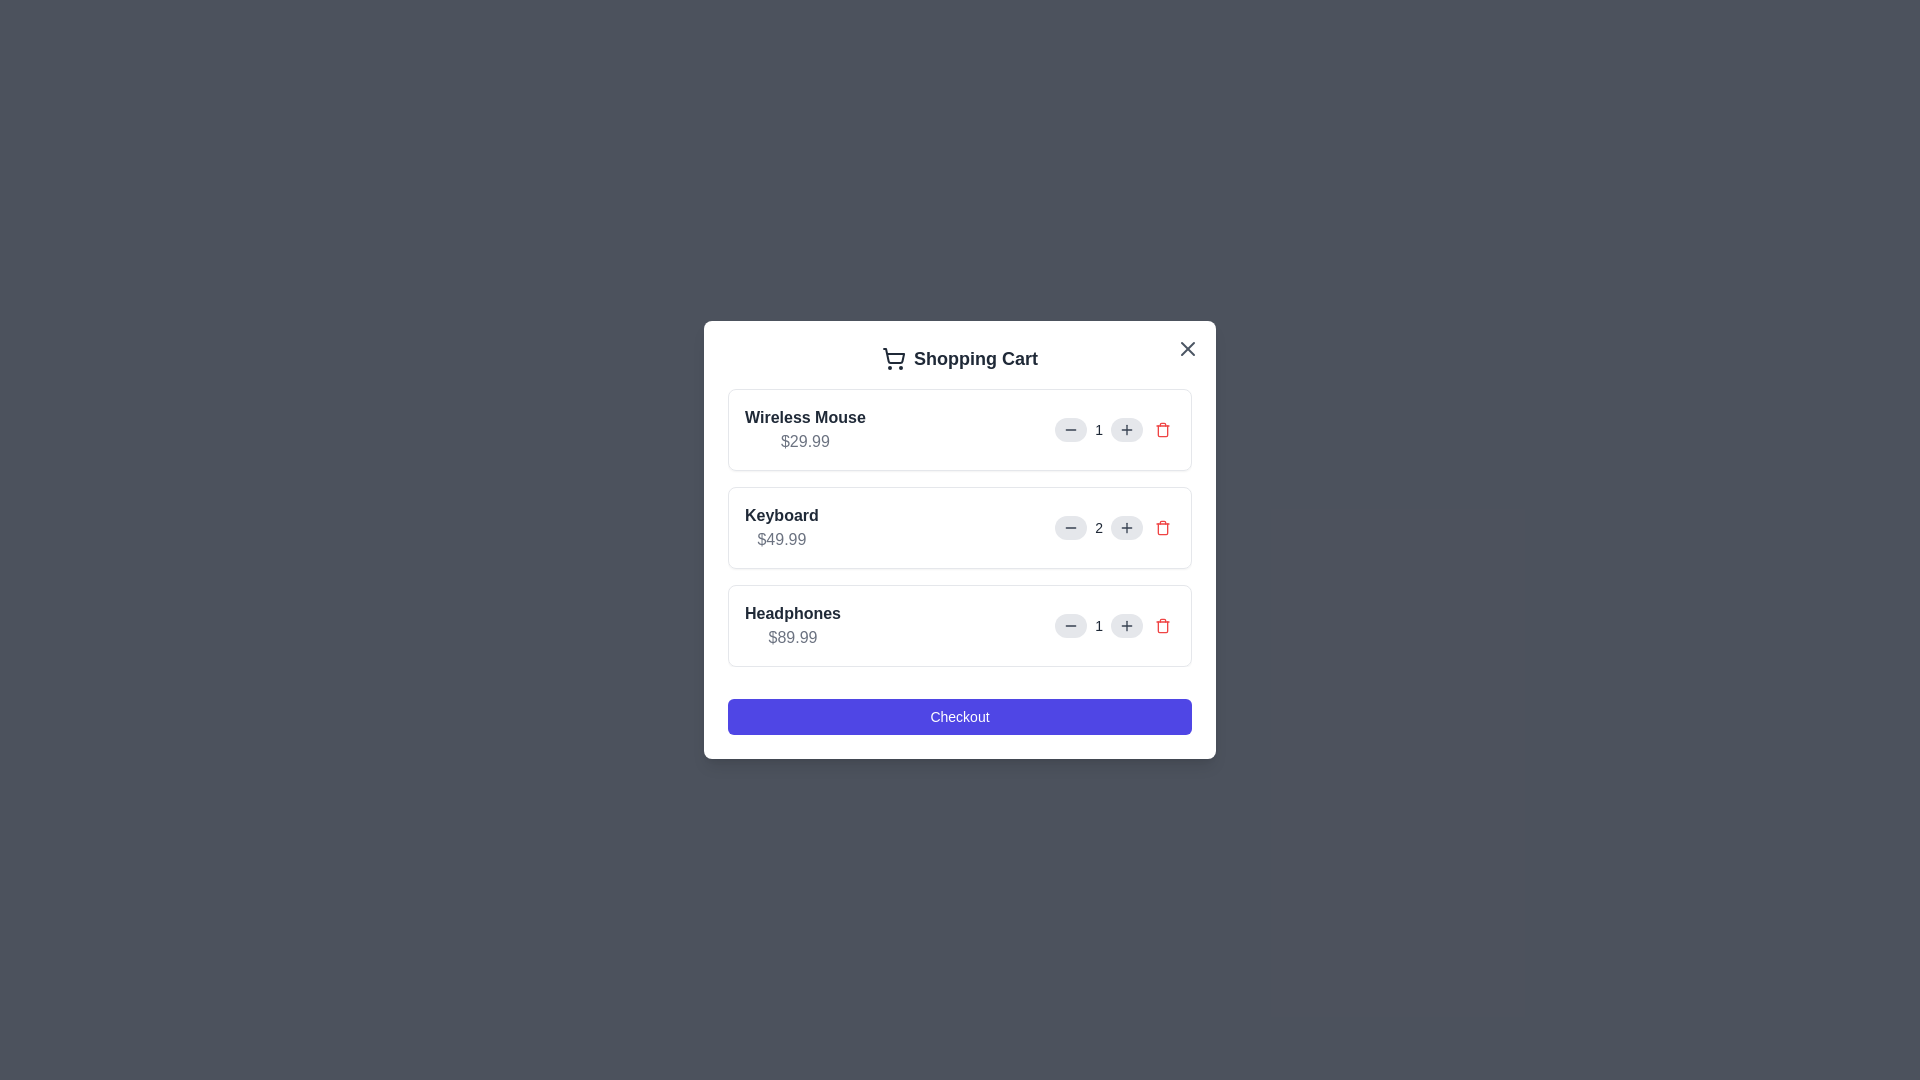 This screenshot has width=1920, height=1080. Describe the element at coordinates (791, 612) in the screenshot. I see `the text label displaying the product name 'Headphones' located in the third row of the shopping cart interface` at that location.